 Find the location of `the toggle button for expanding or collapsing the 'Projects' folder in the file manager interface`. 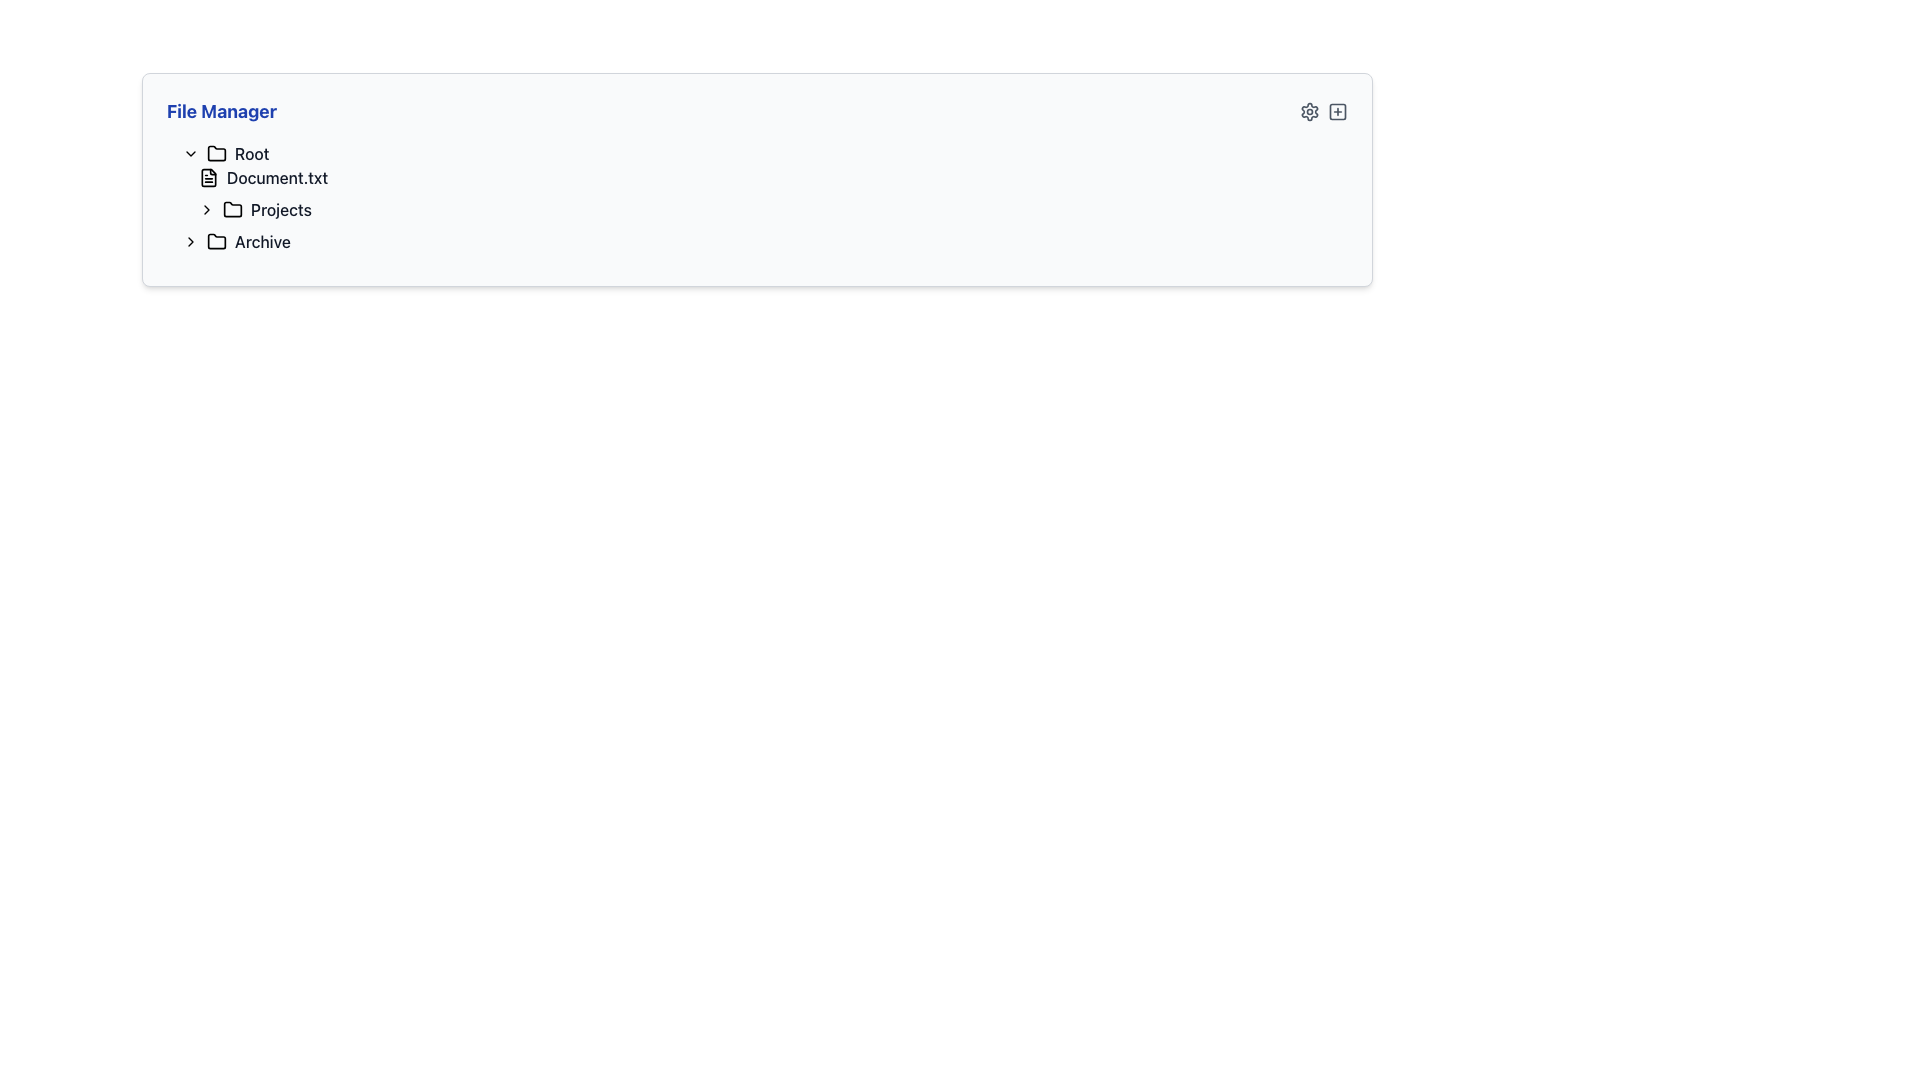

the toggle button for expanding or collapsing the 'Projects' folder in the file manager interface is located at coordinates (206, 209).